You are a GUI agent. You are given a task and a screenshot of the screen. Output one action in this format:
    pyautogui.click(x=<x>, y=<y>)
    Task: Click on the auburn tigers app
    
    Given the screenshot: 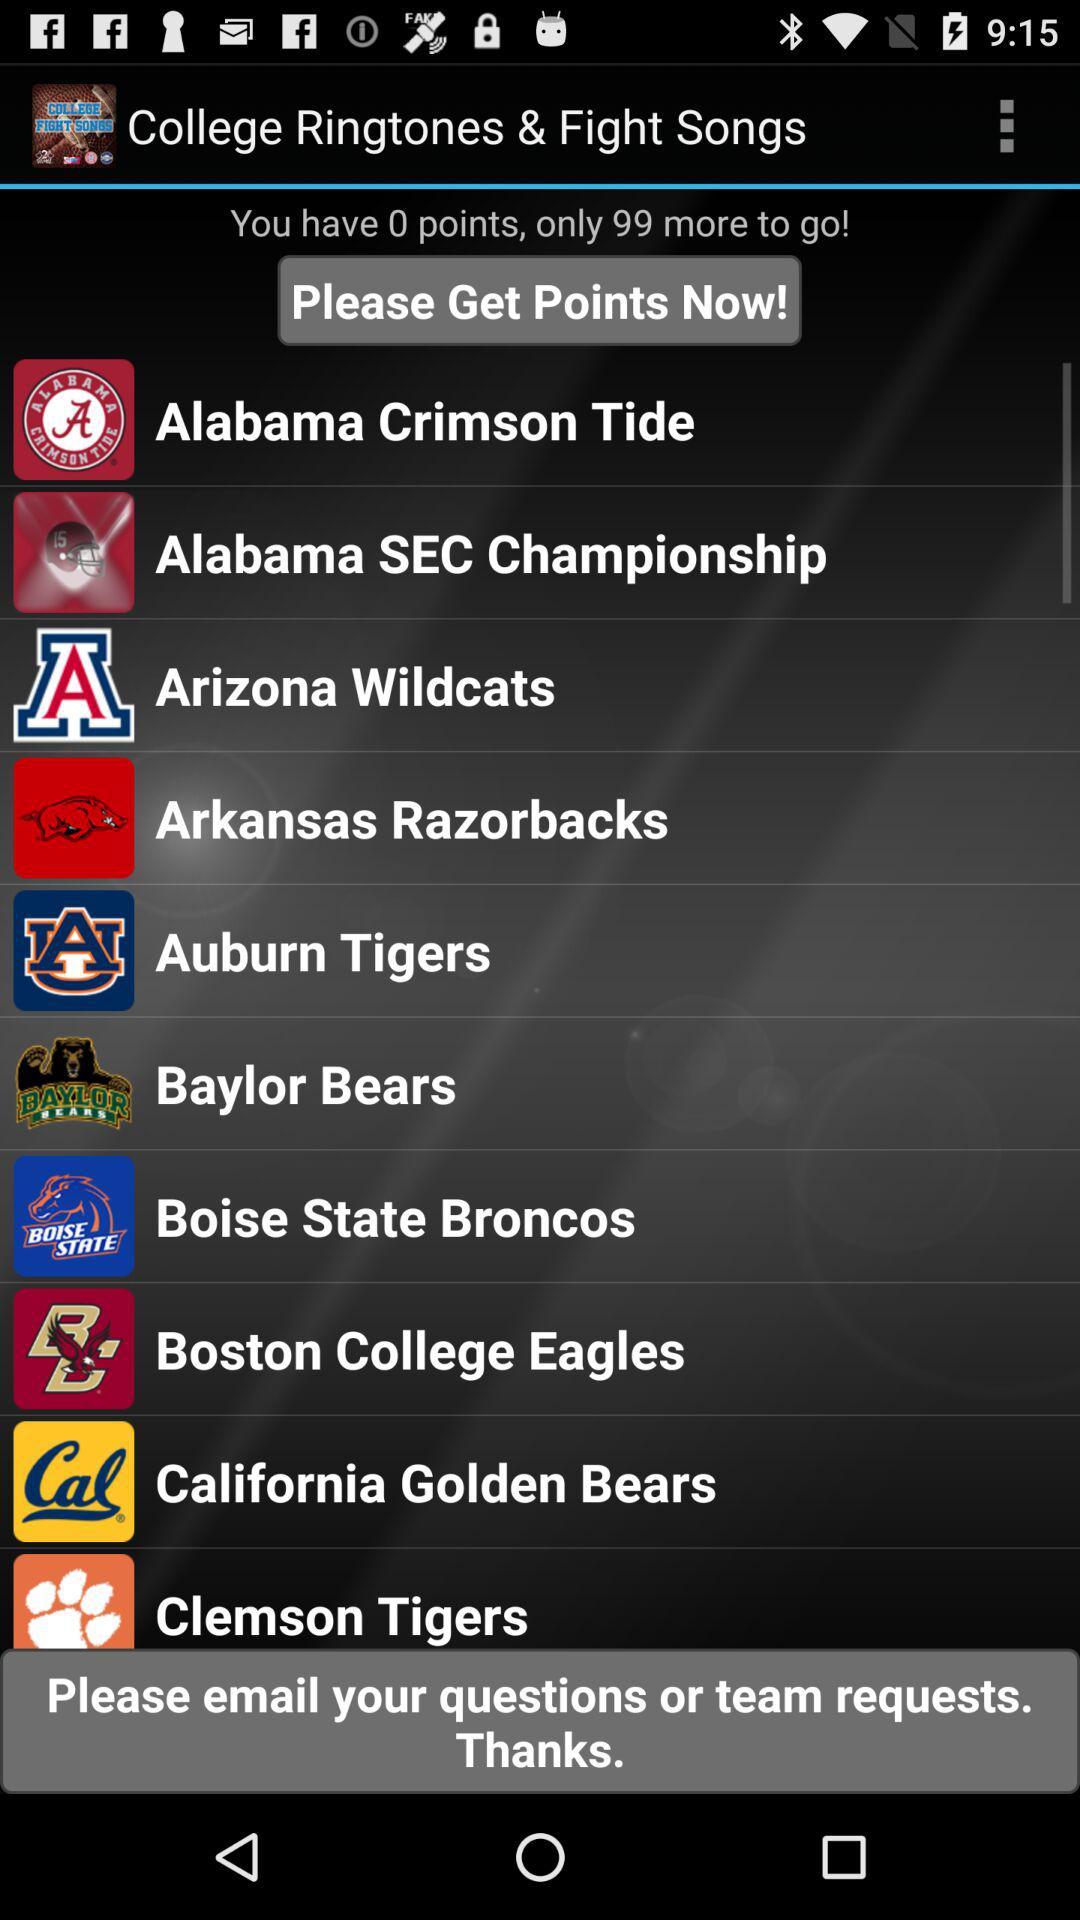 What is the action you would take?
    pyautogui.click(x=322, y=949)
    